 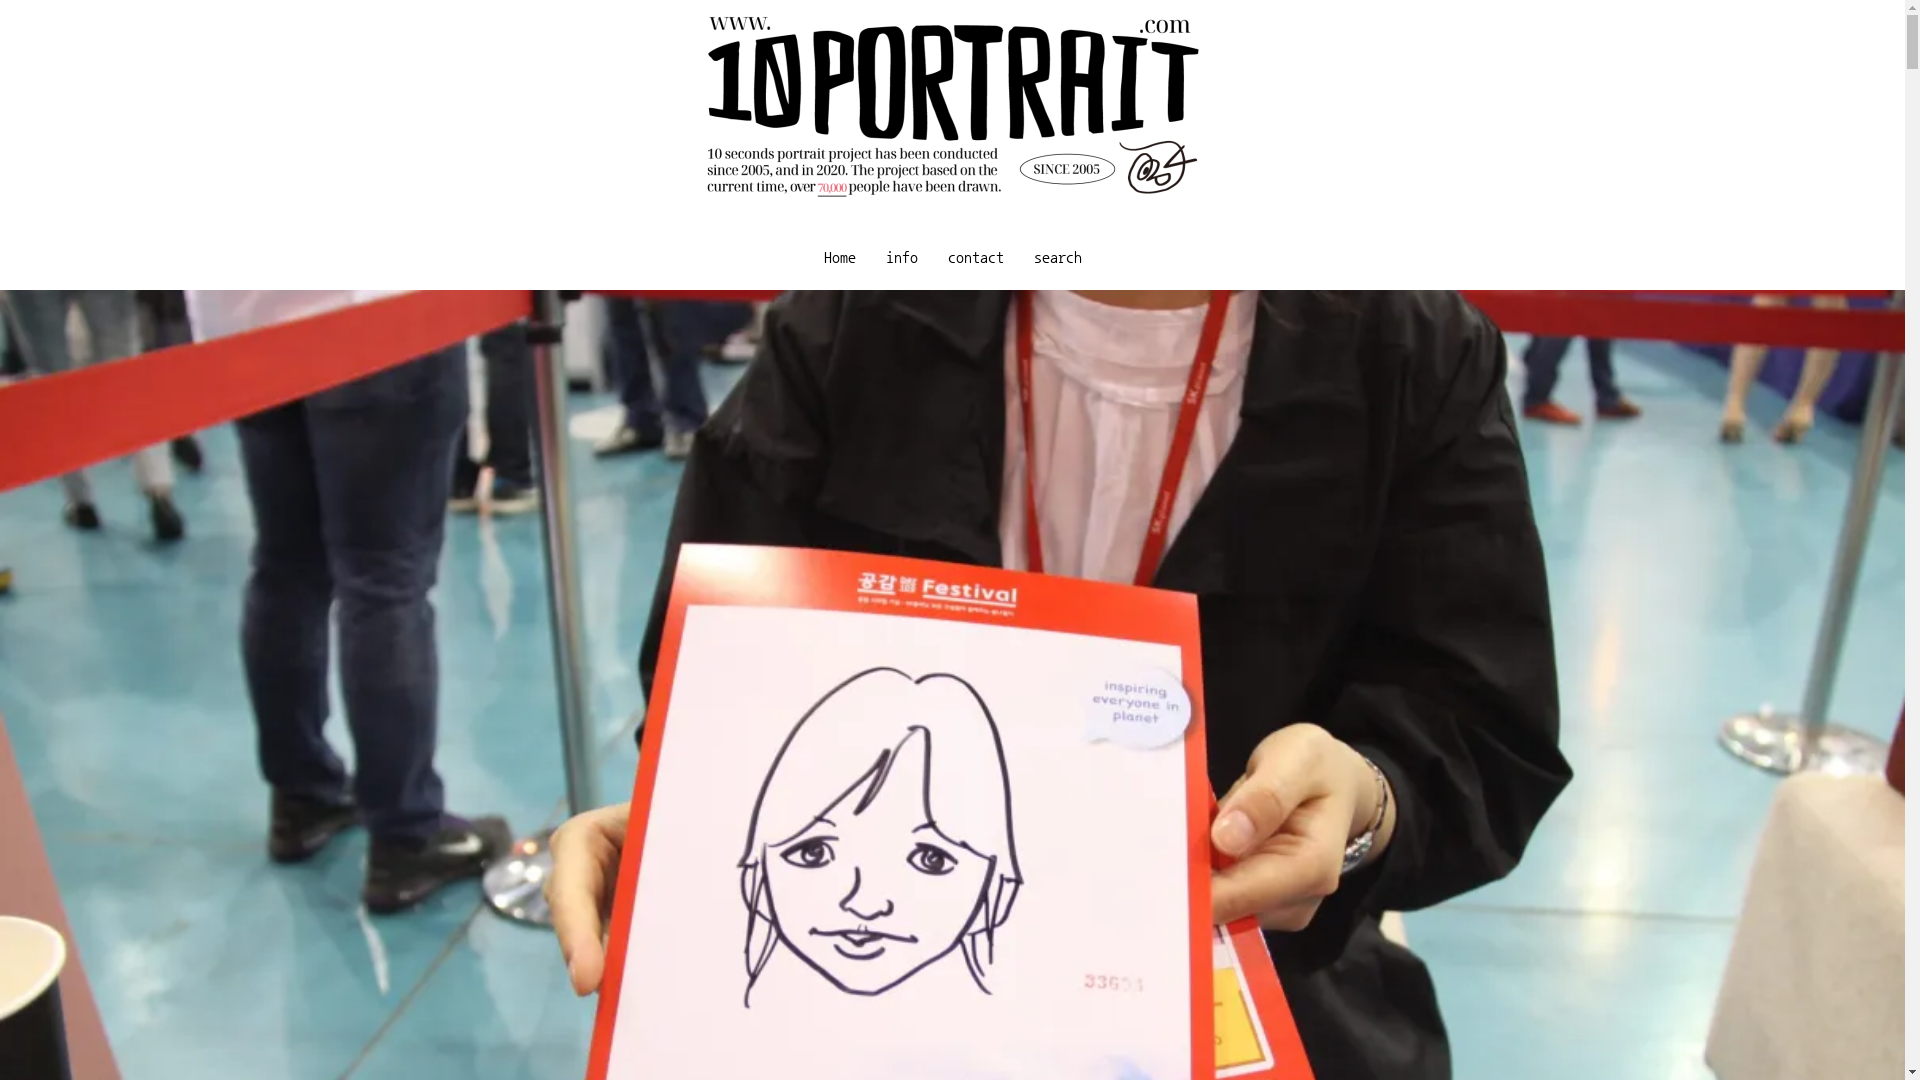 I want to click on 'search', so click(x=1055, y=256).